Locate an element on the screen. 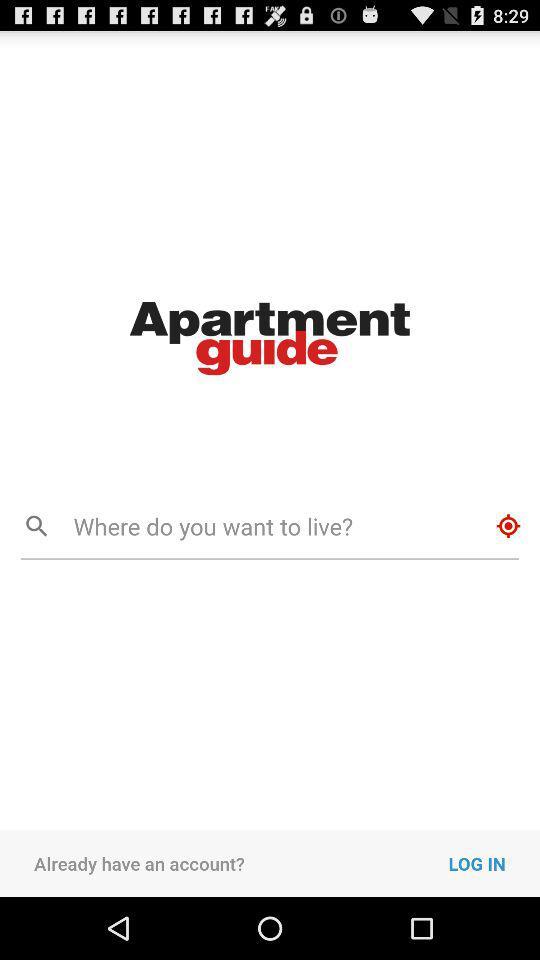  your position through gps is located at coordinates (508, 525).